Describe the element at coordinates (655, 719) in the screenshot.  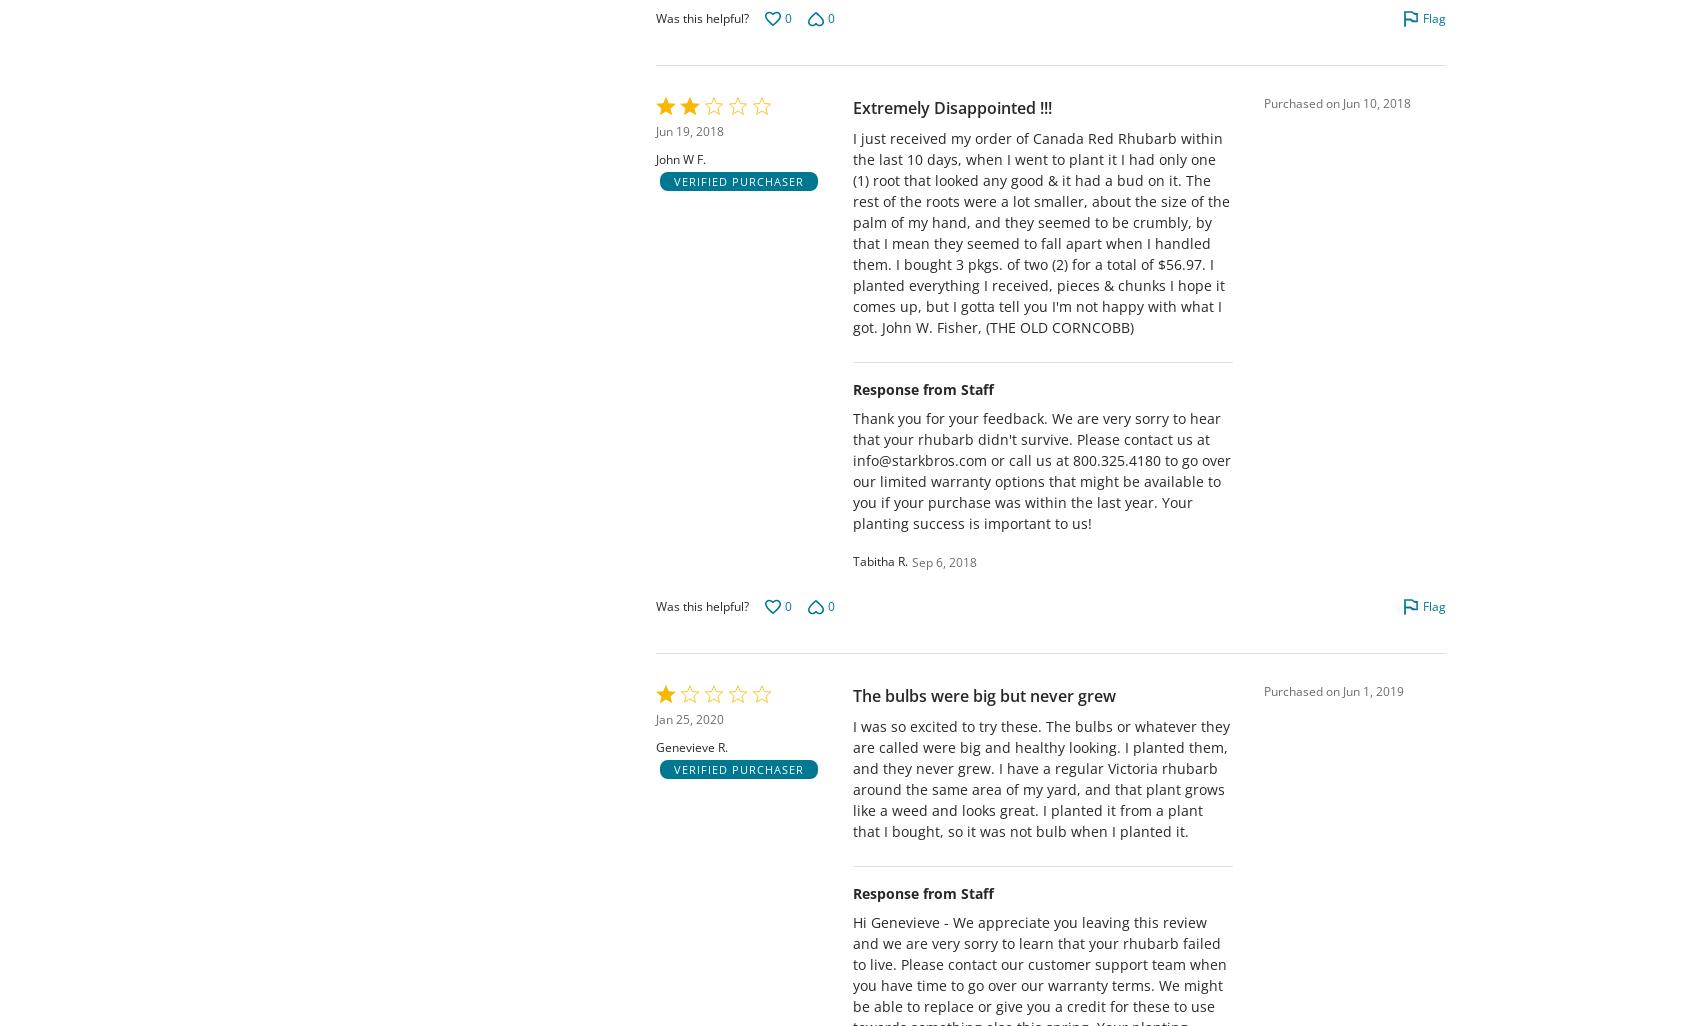
I see `'Jan 25, 2020'` at that location.